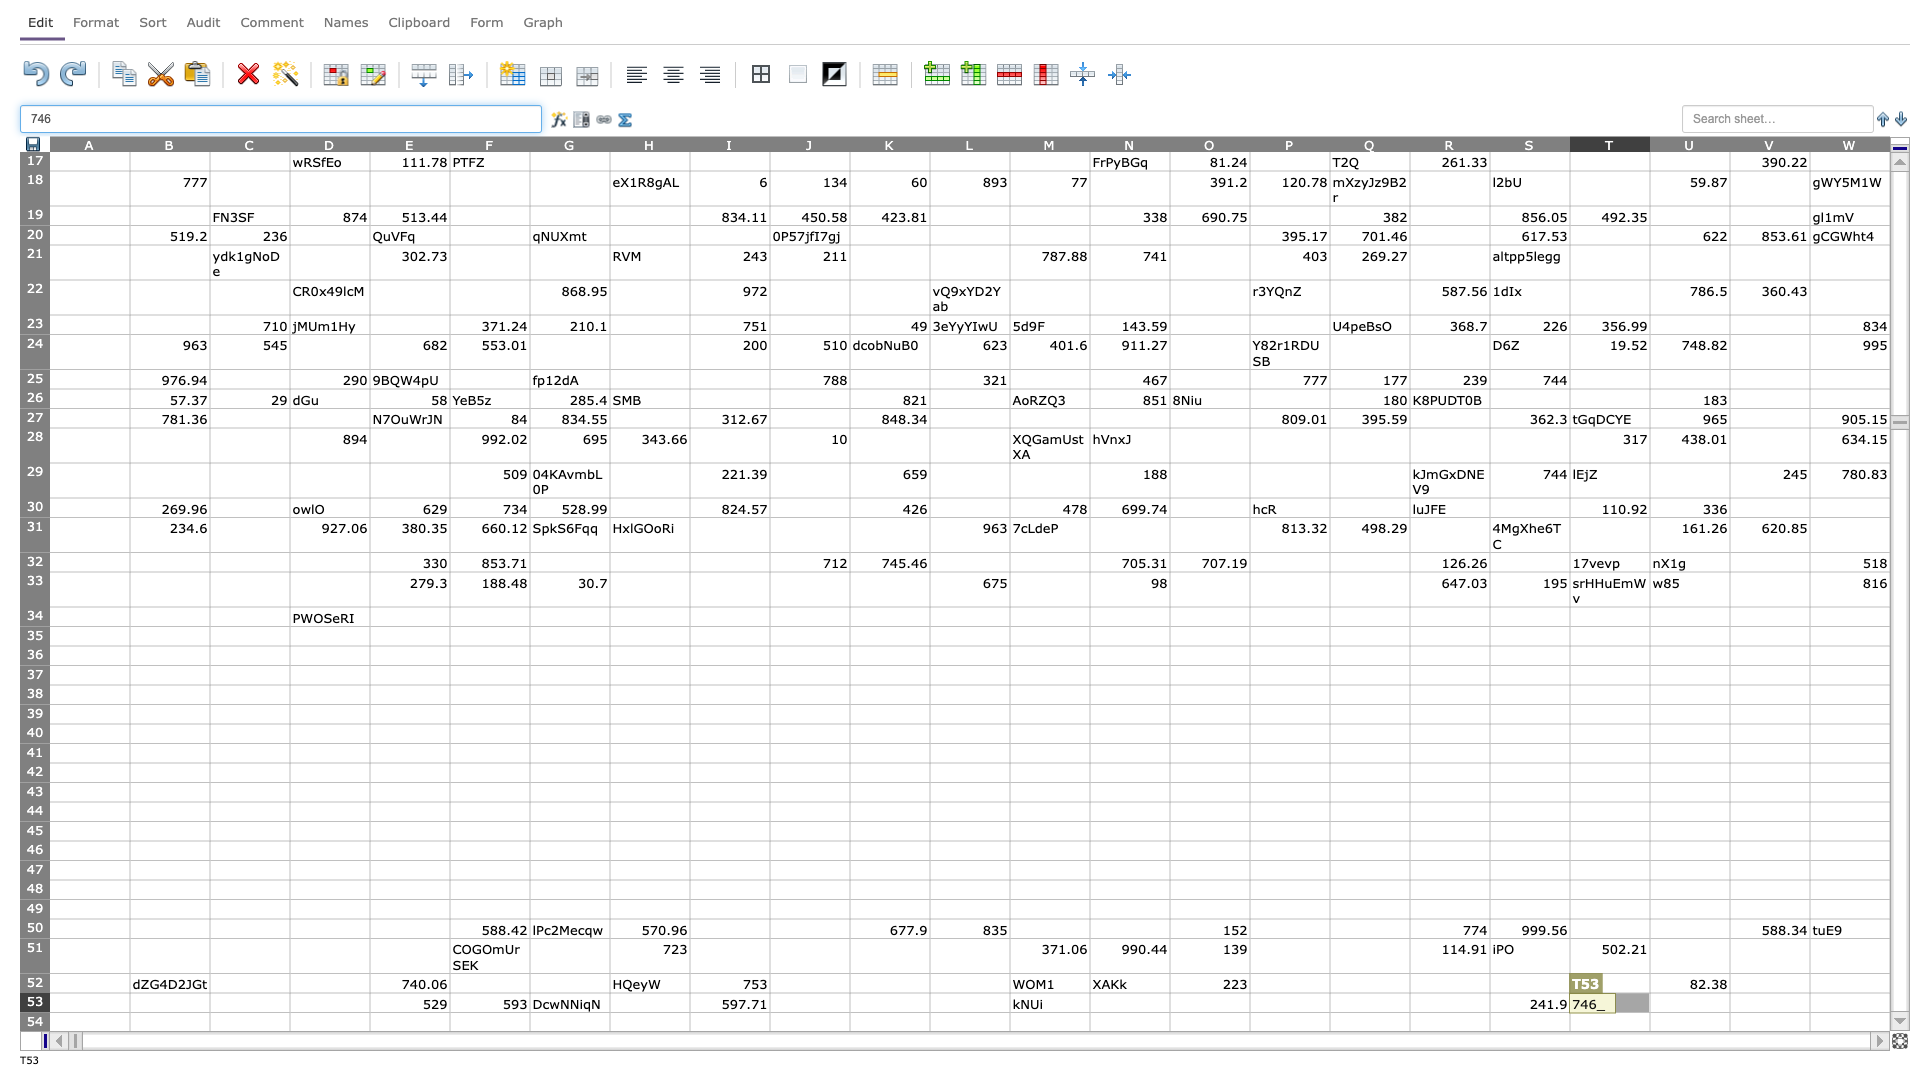 This screenshot has height=1080, width=1920. I want to click on Place cursor on top left corner of W53, so click(1809, 992).